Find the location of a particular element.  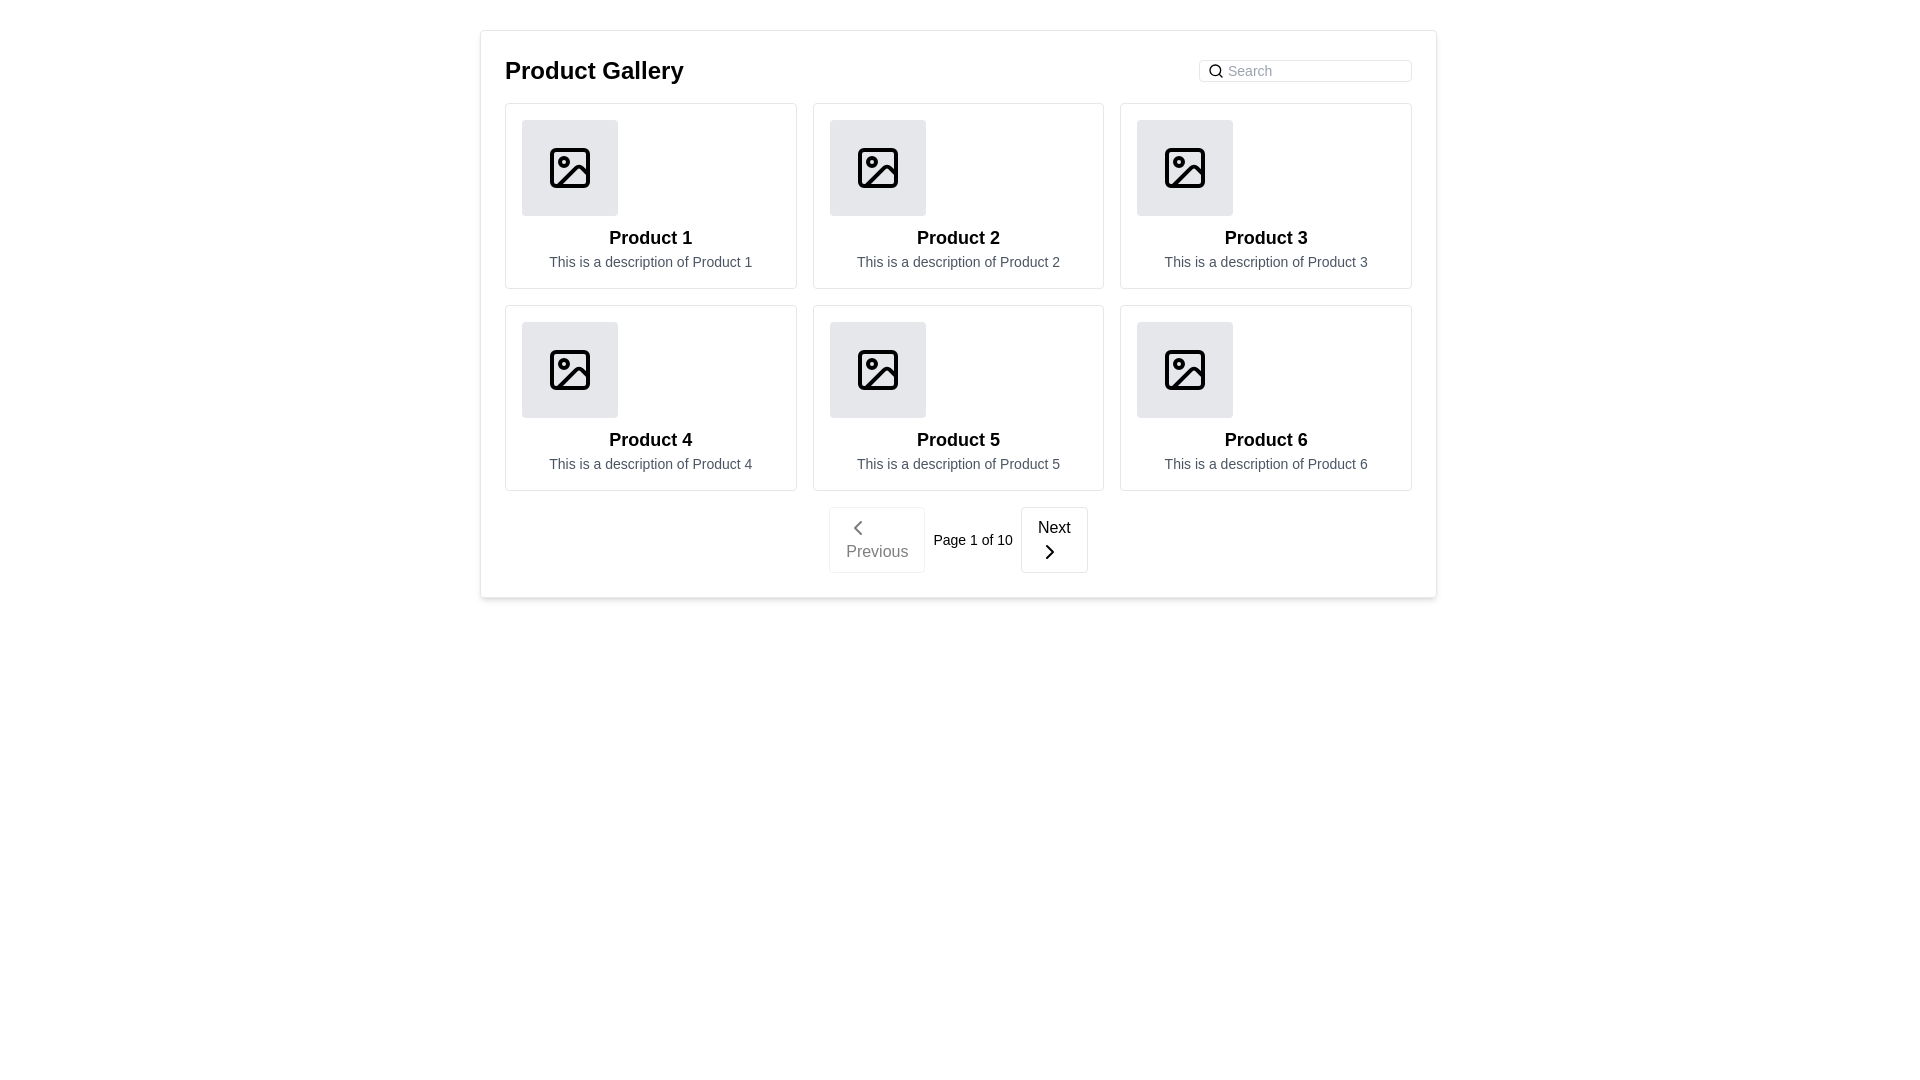

the Text Label that displays the current page number in the pagination system, located between the 'Previous' and 'Next' buttons is located at coordinates (973, 540).